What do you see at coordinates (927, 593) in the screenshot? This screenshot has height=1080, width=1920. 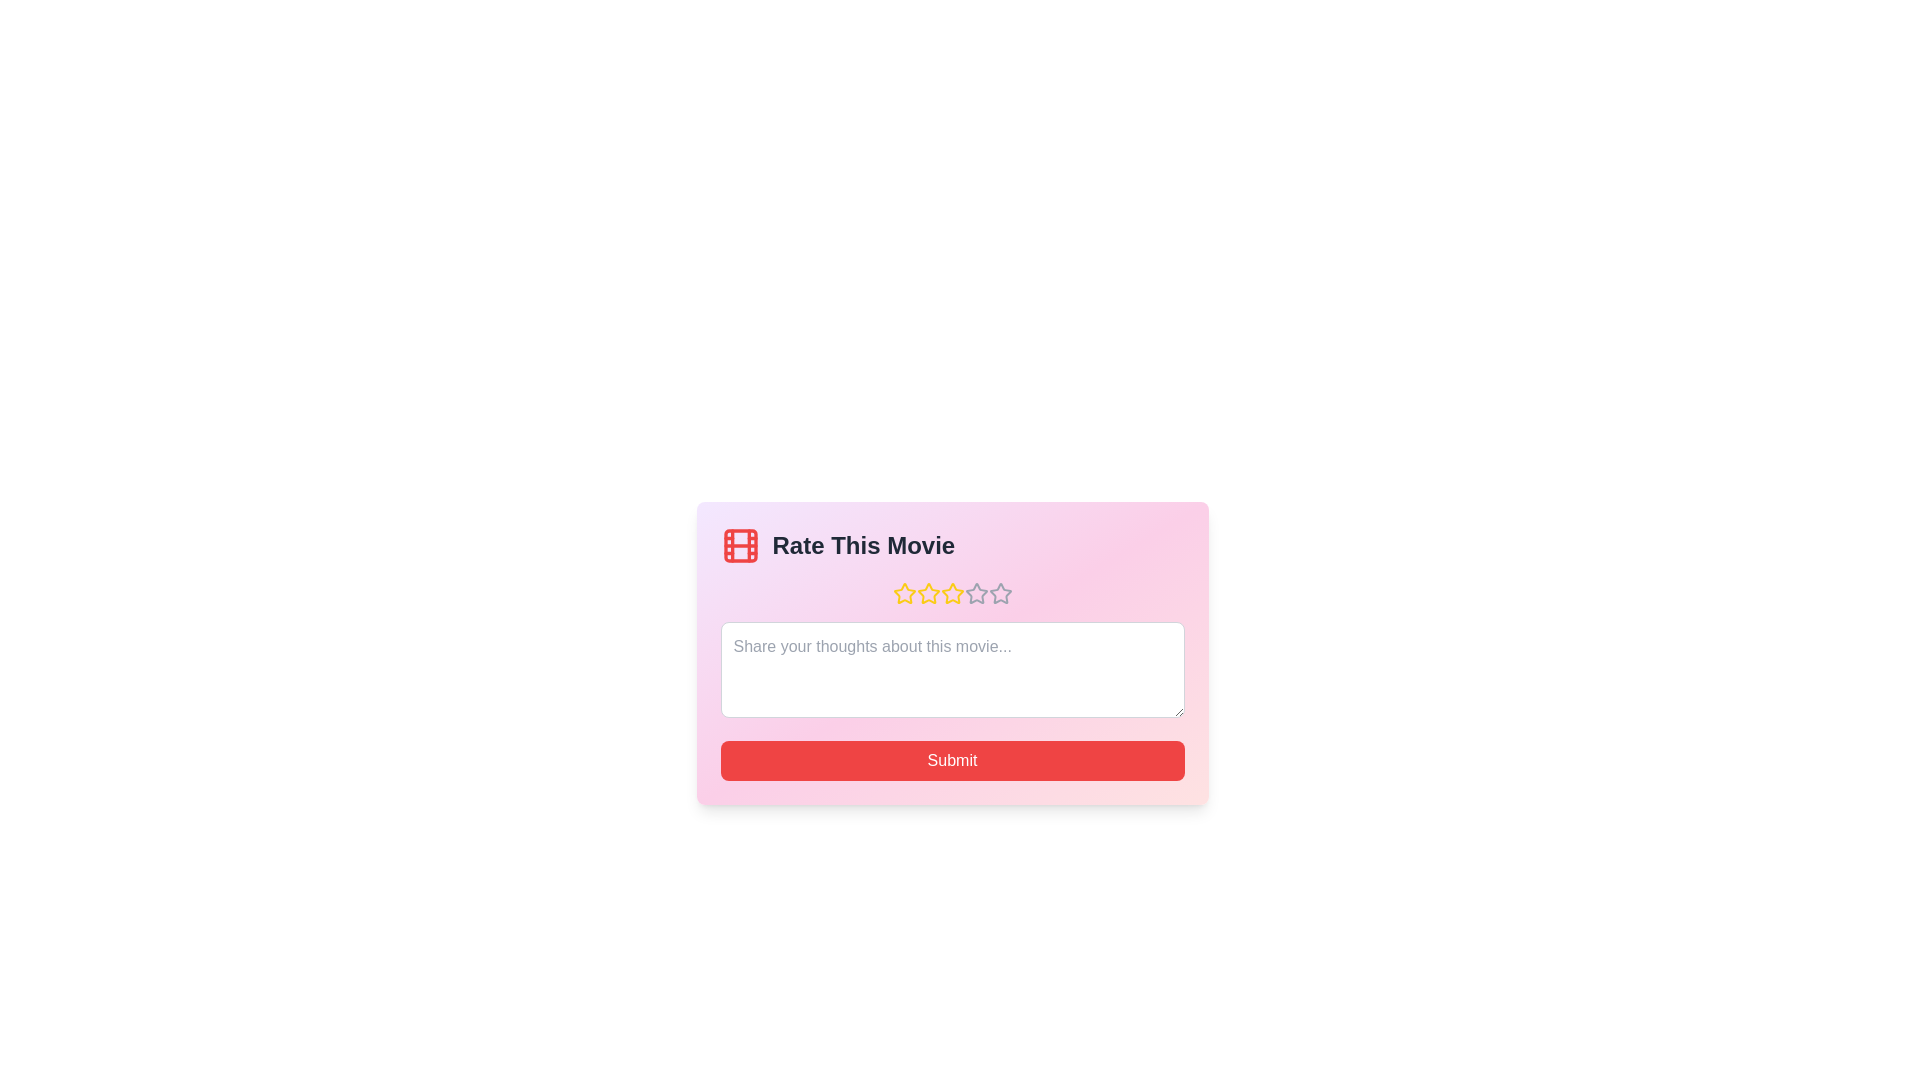 I see `the star representing 2 stars to preview the rating` at bounding box center [927, 593].